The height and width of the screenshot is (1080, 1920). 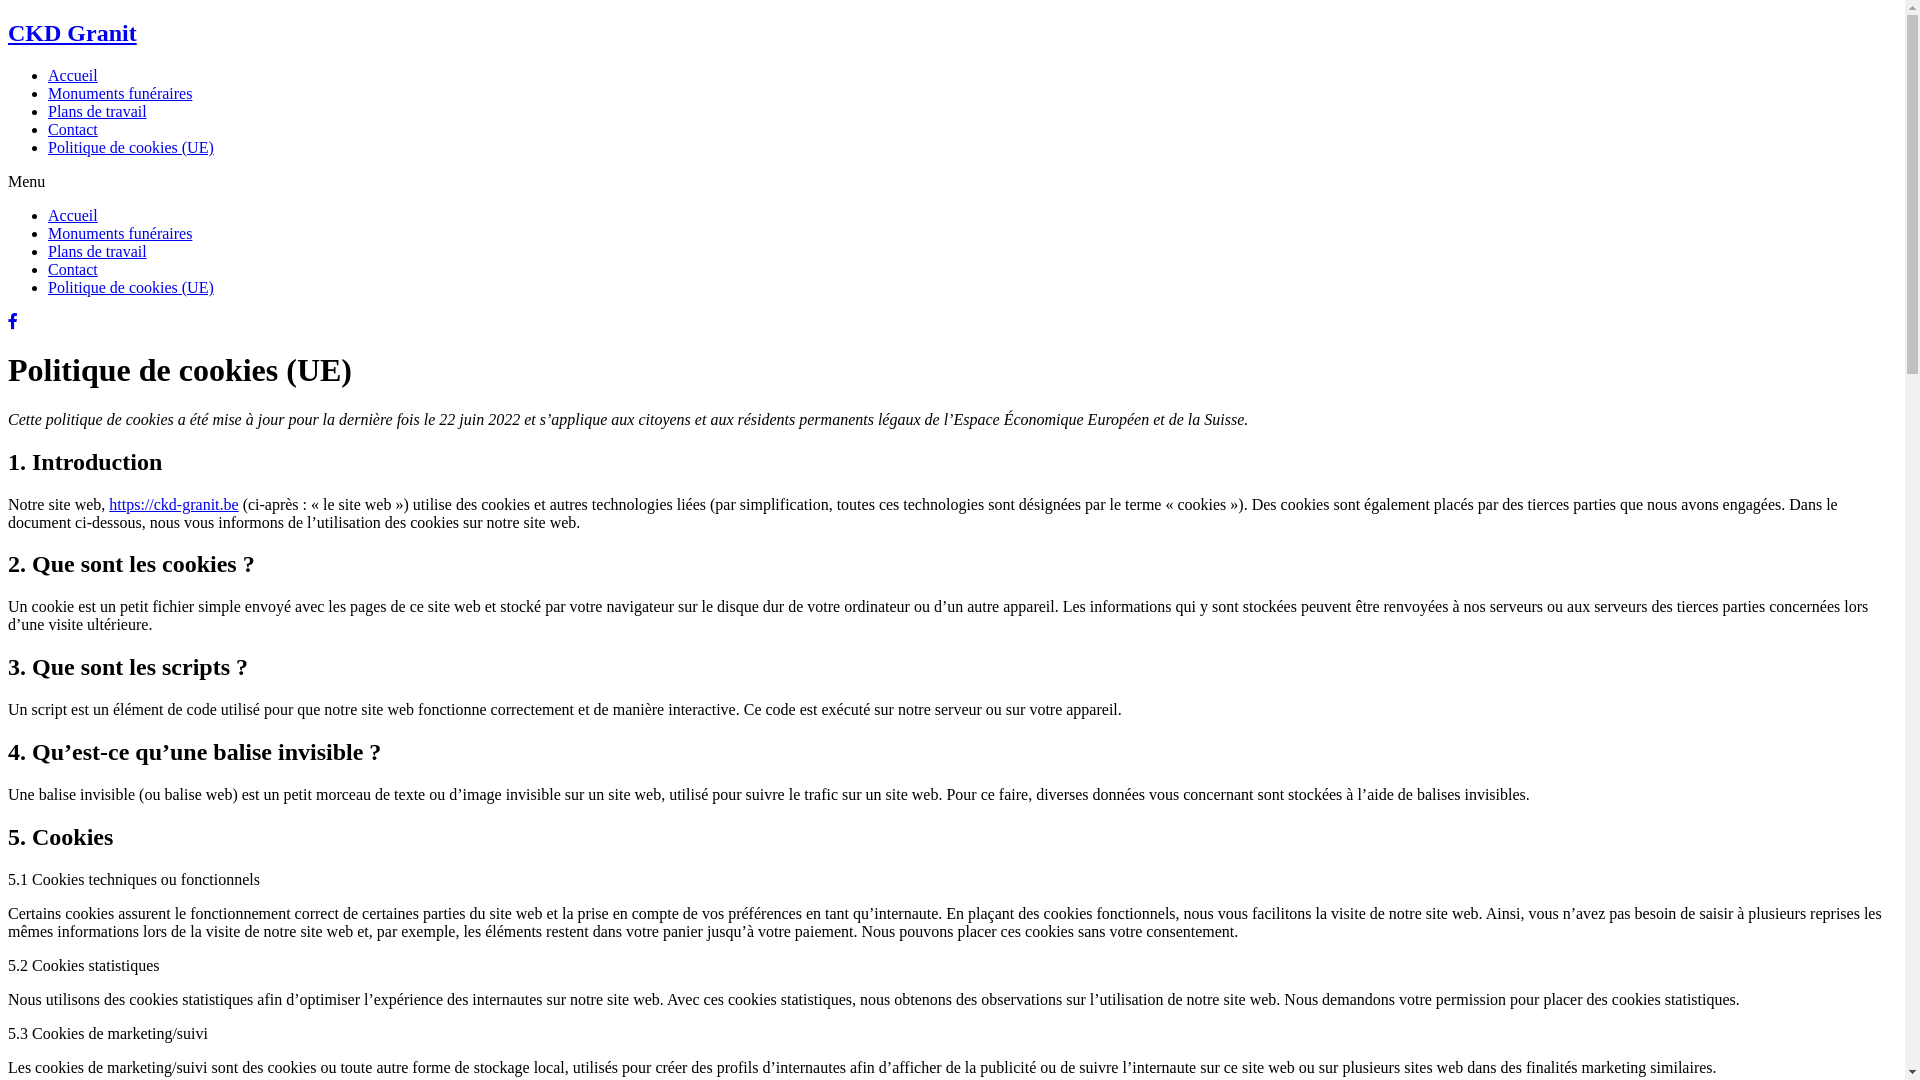 What do you see at coordinates (48, 74) in the screenshot?
I see `'Accueil'` at bounding box center [48, 74].